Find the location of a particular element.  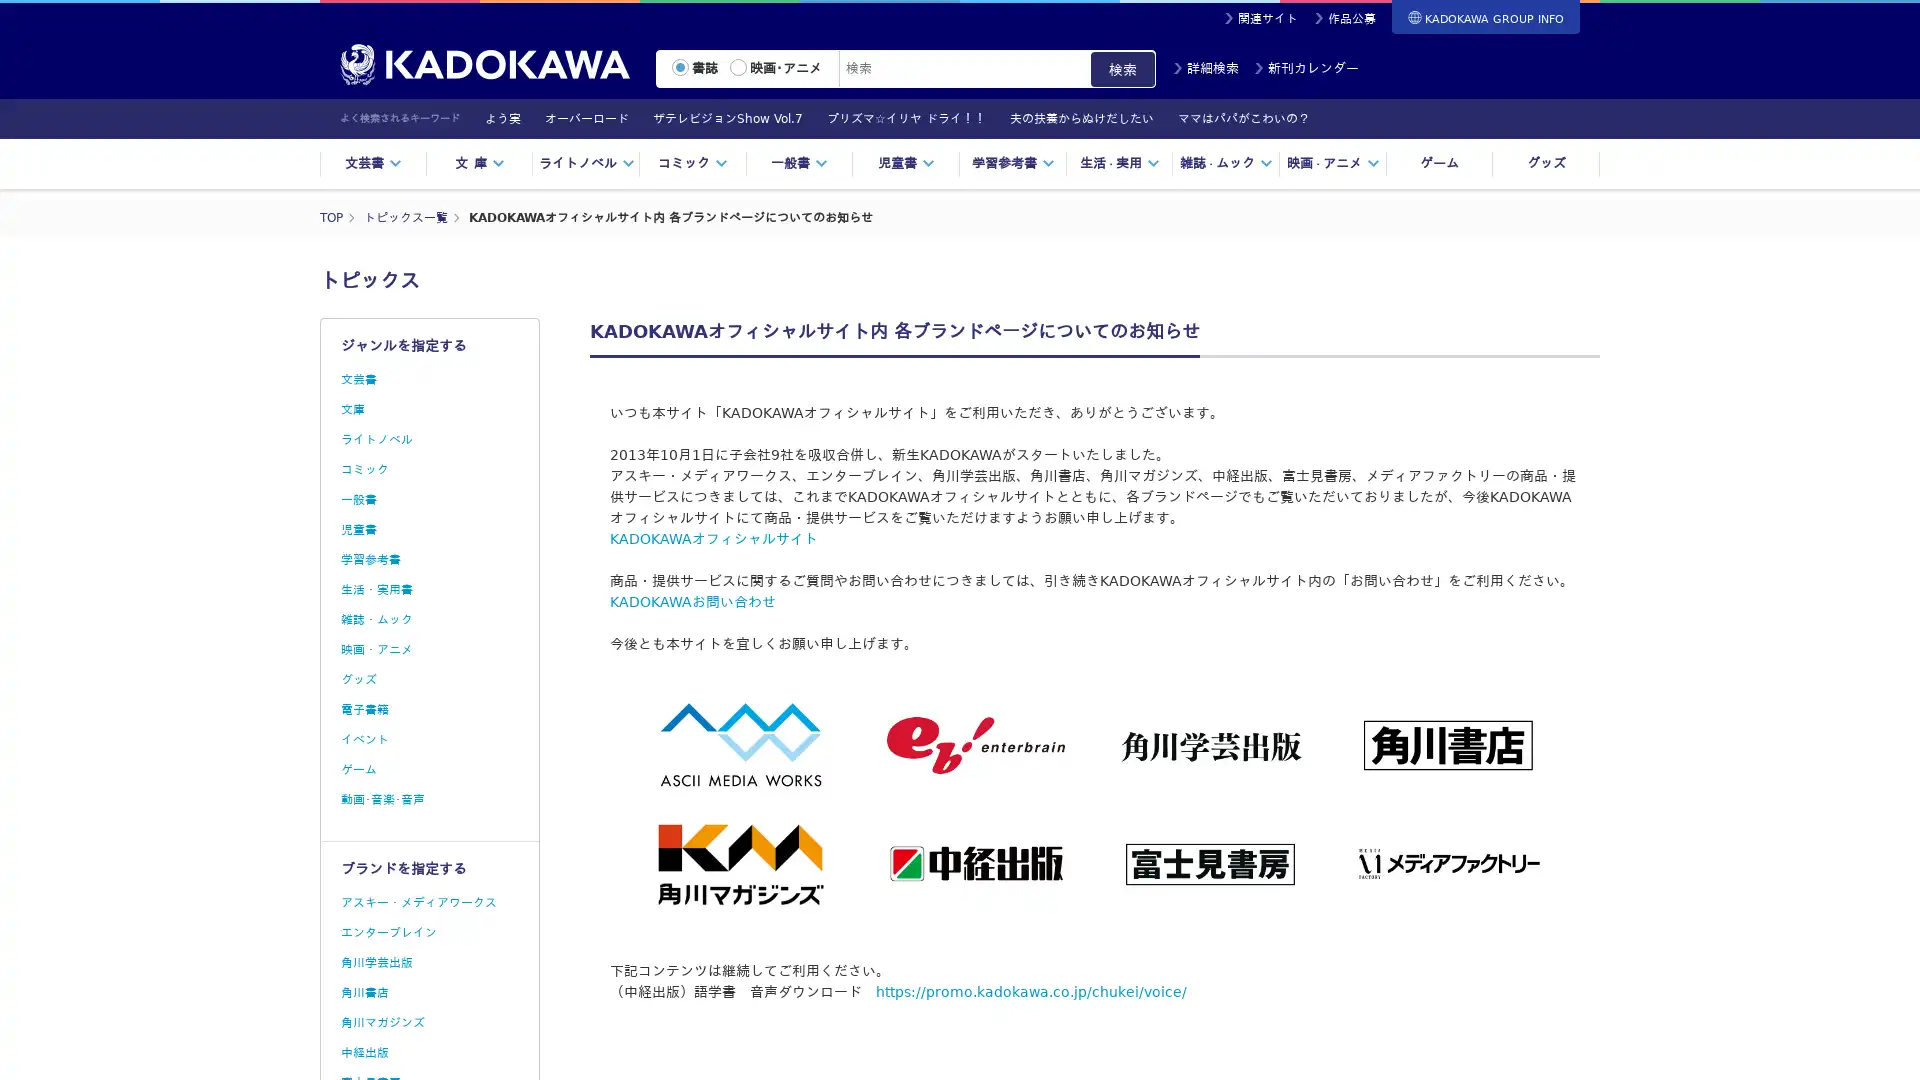

? 6 is located at coordinates (1059, 150).